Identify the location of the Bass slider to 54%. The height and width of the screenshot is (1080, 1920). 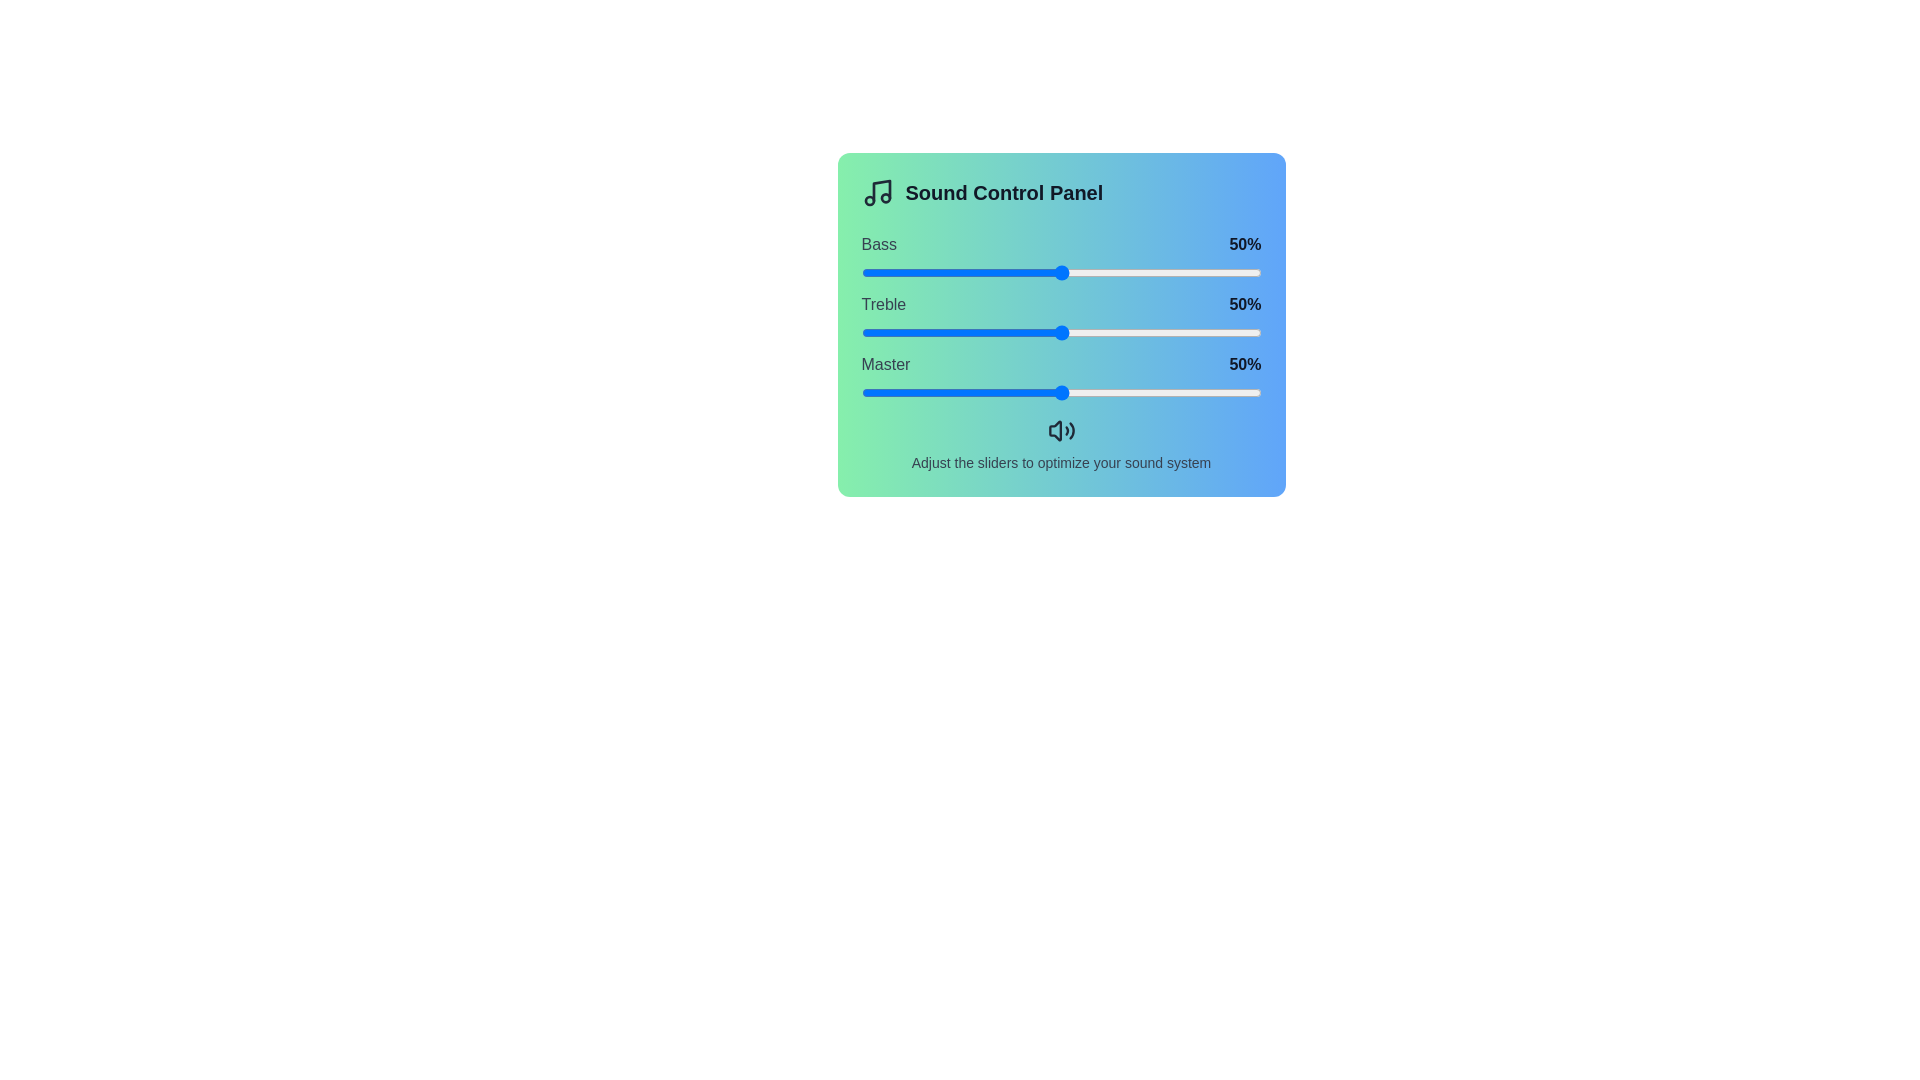
(1076, 273).